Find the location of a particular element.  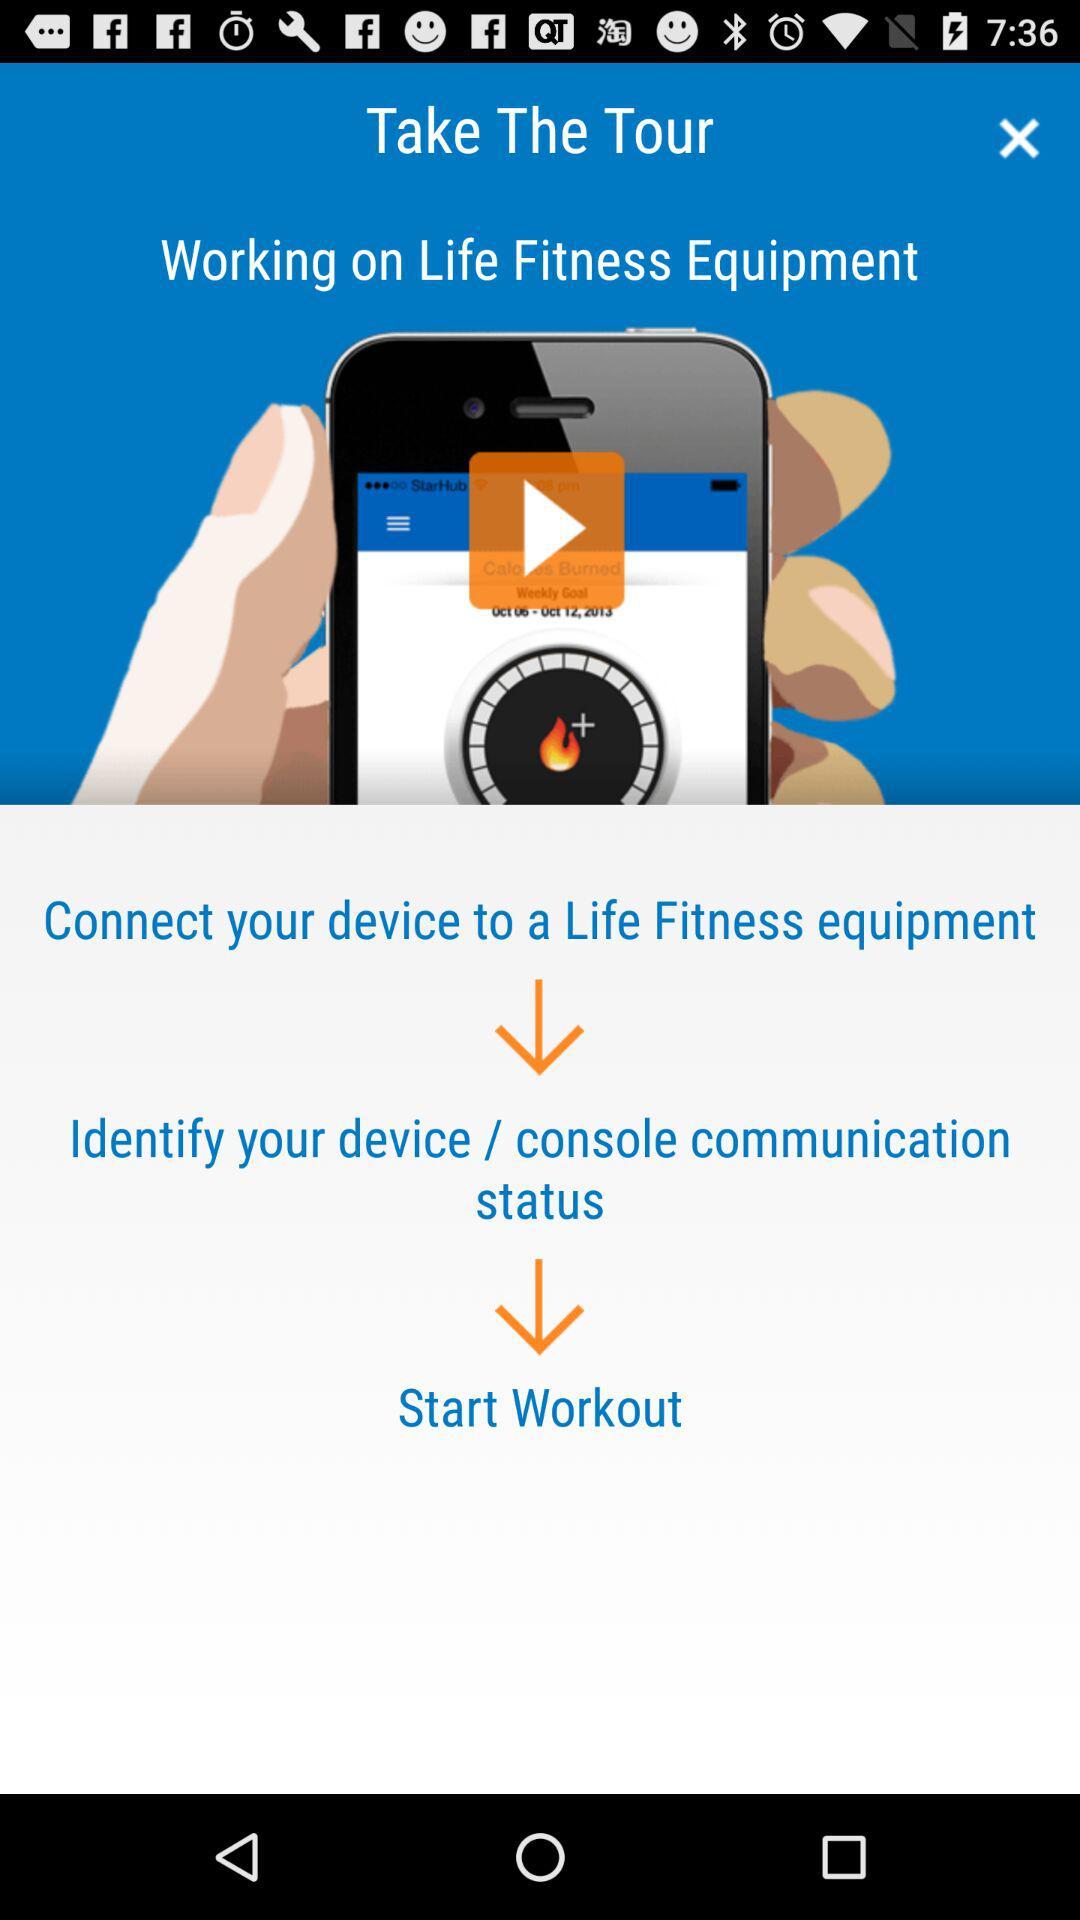

exit is located at coordinates (1012, 137).